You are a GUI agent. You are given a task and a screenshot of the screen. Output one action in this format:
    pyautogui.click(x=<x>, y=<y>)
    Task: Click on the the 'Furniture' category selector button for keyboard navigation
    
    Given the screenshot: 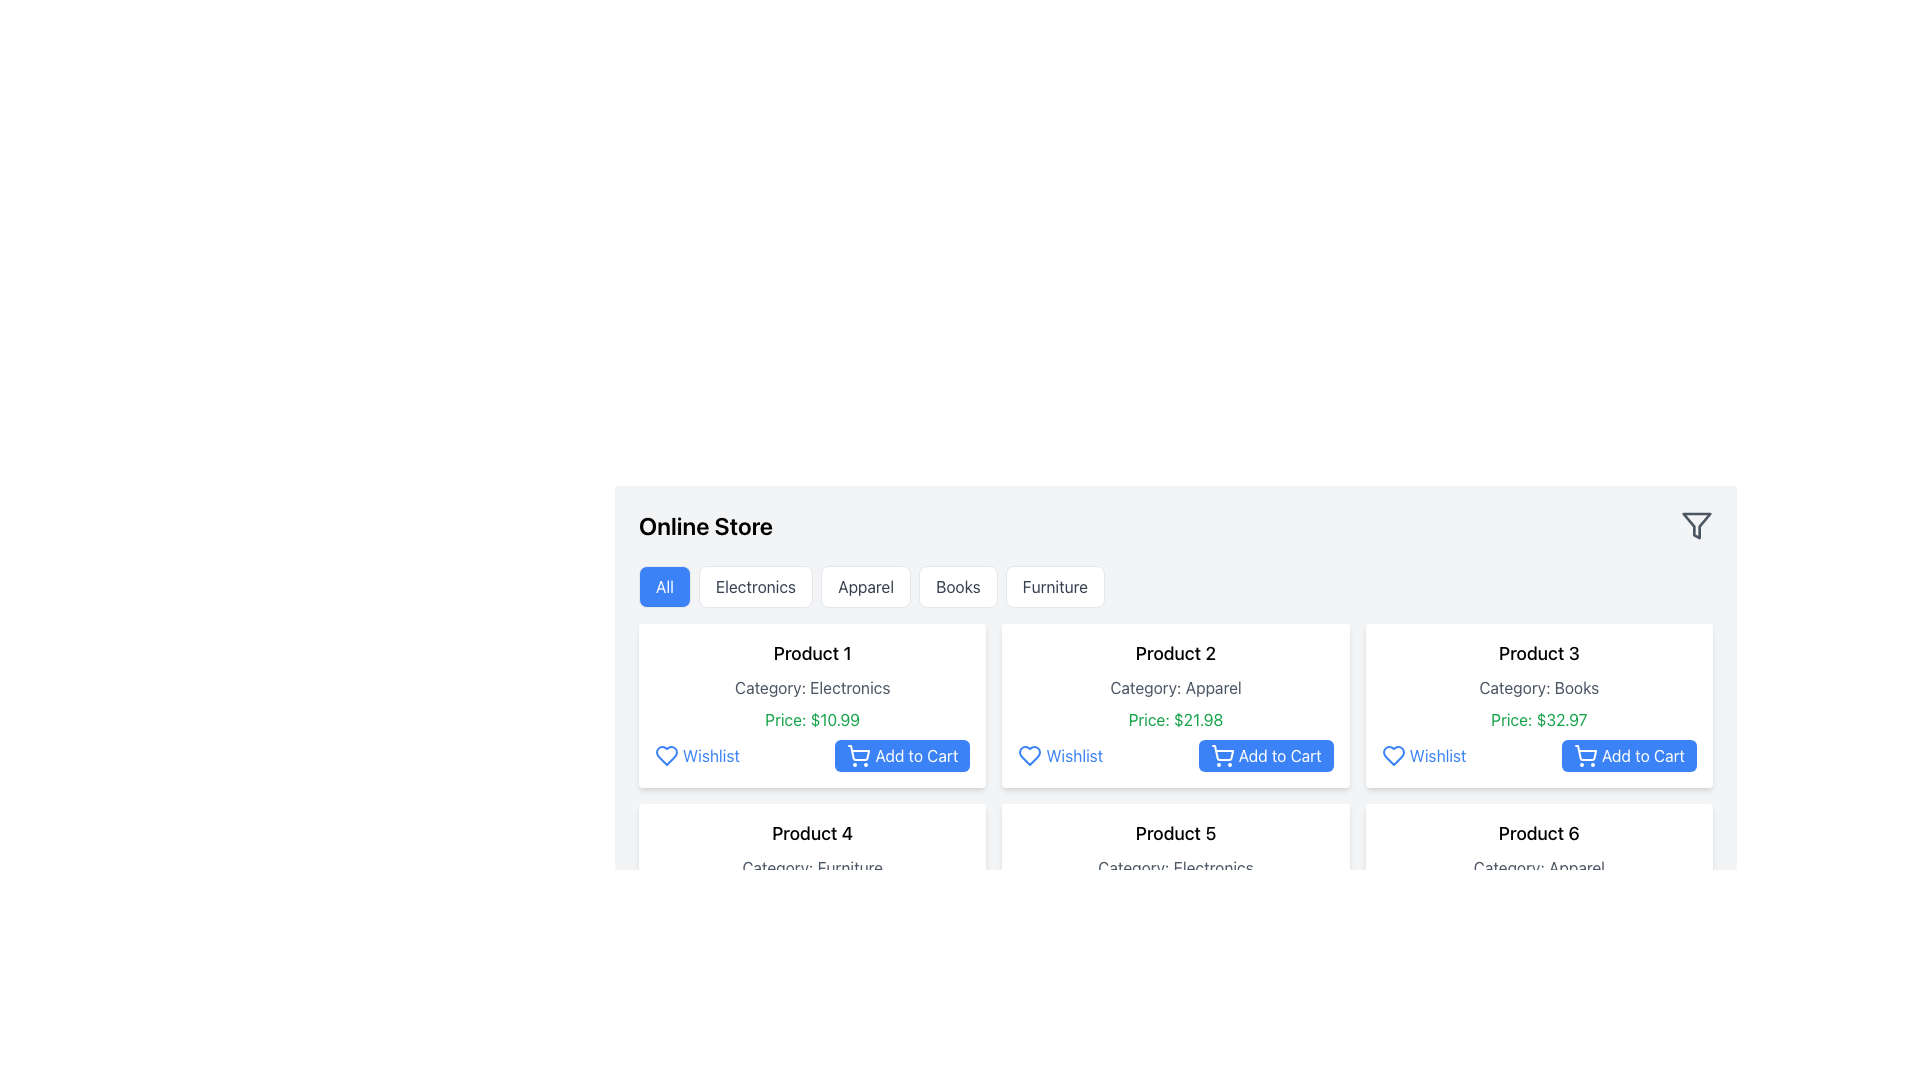 What is the action you would take?
    pyautogui.click(x=1054, y=585)
    